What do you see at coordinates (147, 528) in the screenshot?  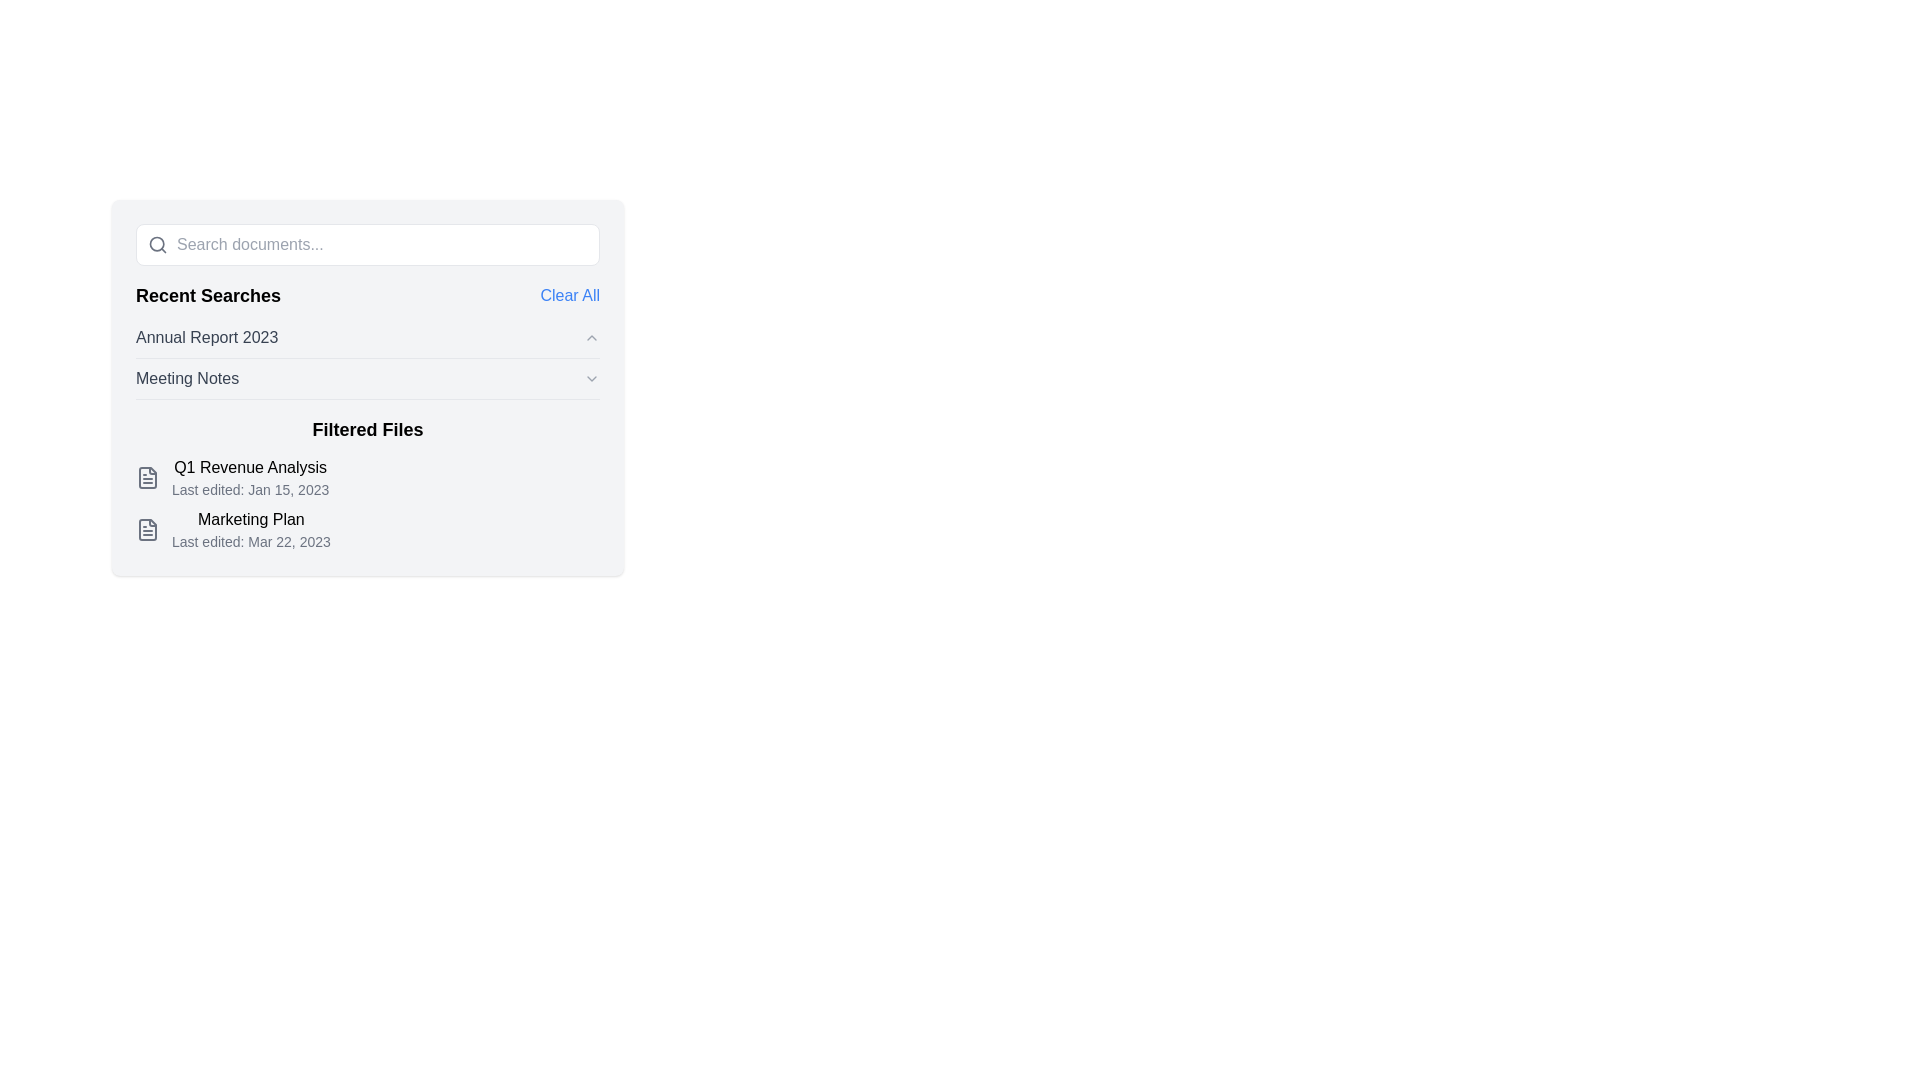 I see `the 'Marketing Plan' file icon located at the far left of the 'Filtered Files' section, positioned before the text 'Marketing Plan'` at bounding box center [147, 528].